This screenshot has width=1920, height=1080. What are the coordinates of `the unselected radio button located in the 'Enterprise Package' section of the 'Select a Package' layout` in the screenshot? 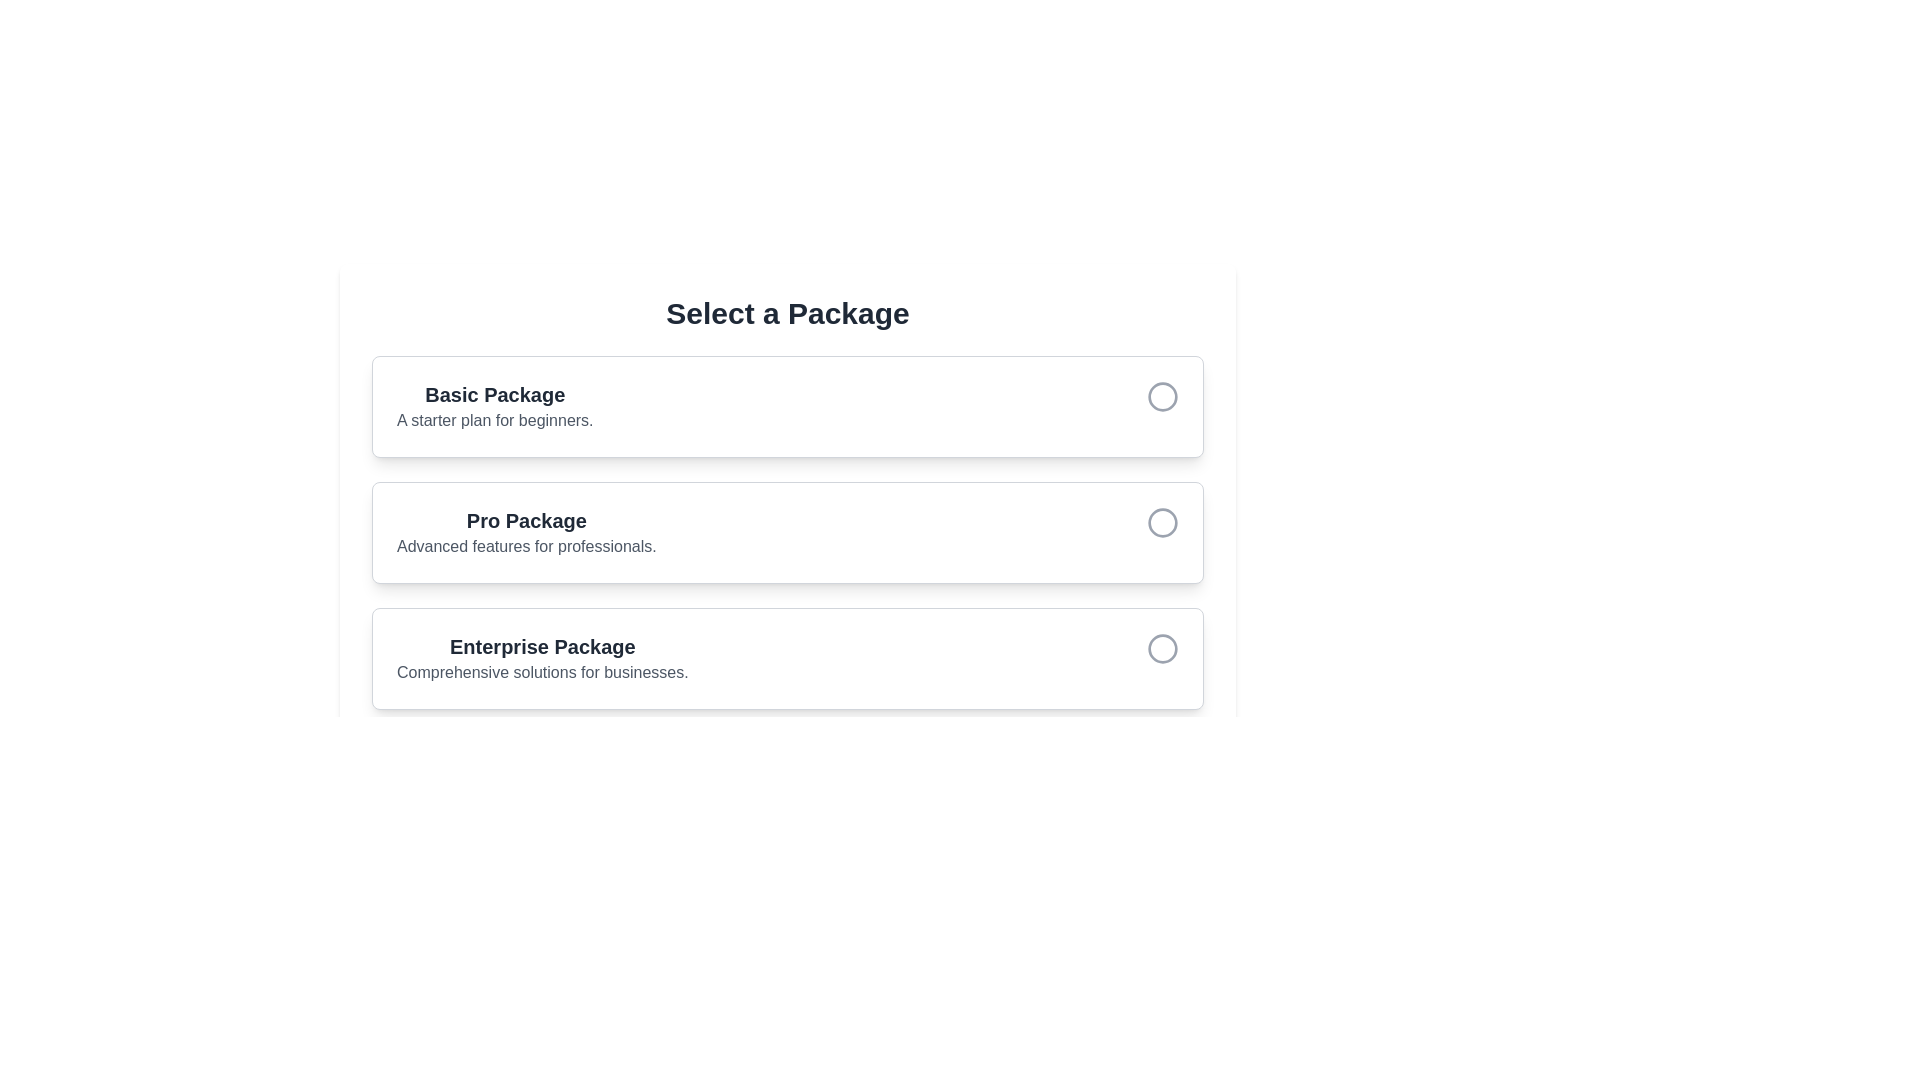 It's located at (1162, 648).